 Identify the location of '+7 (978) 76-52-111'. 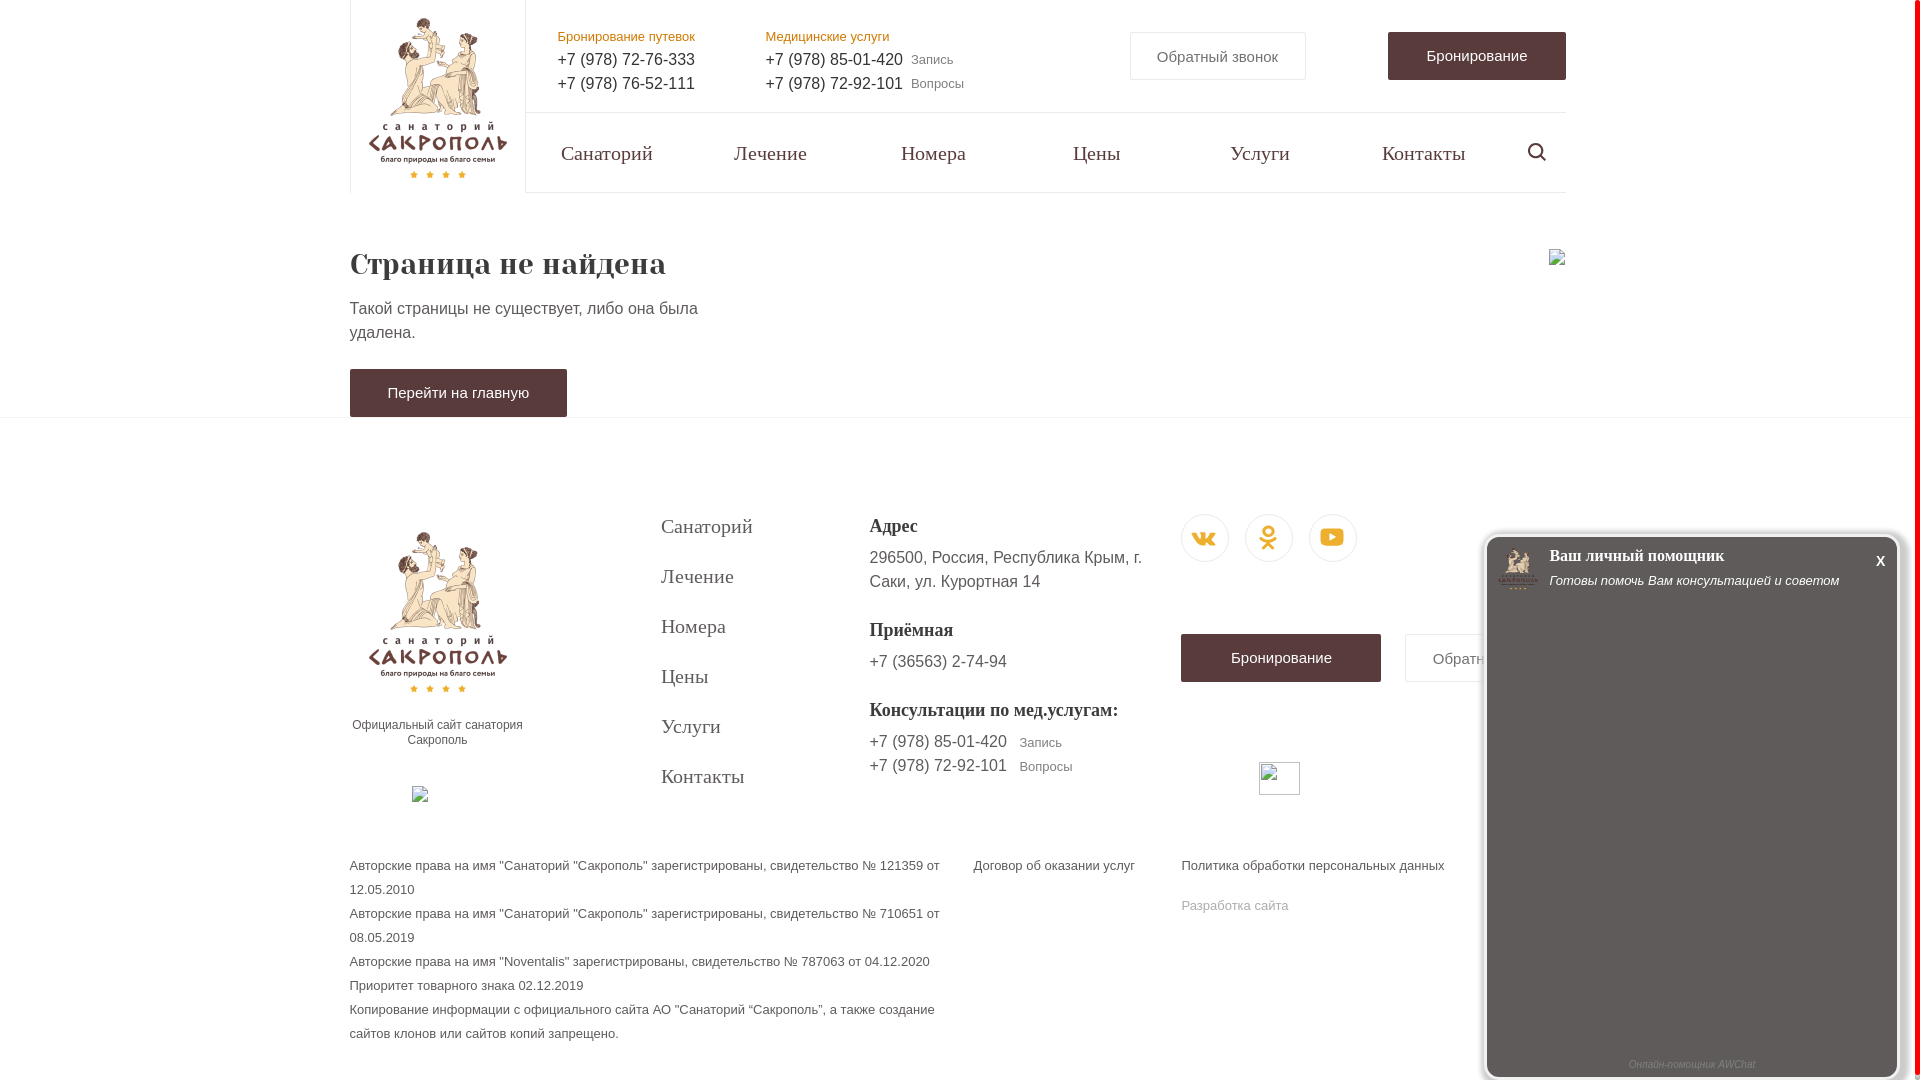
(625, 83).